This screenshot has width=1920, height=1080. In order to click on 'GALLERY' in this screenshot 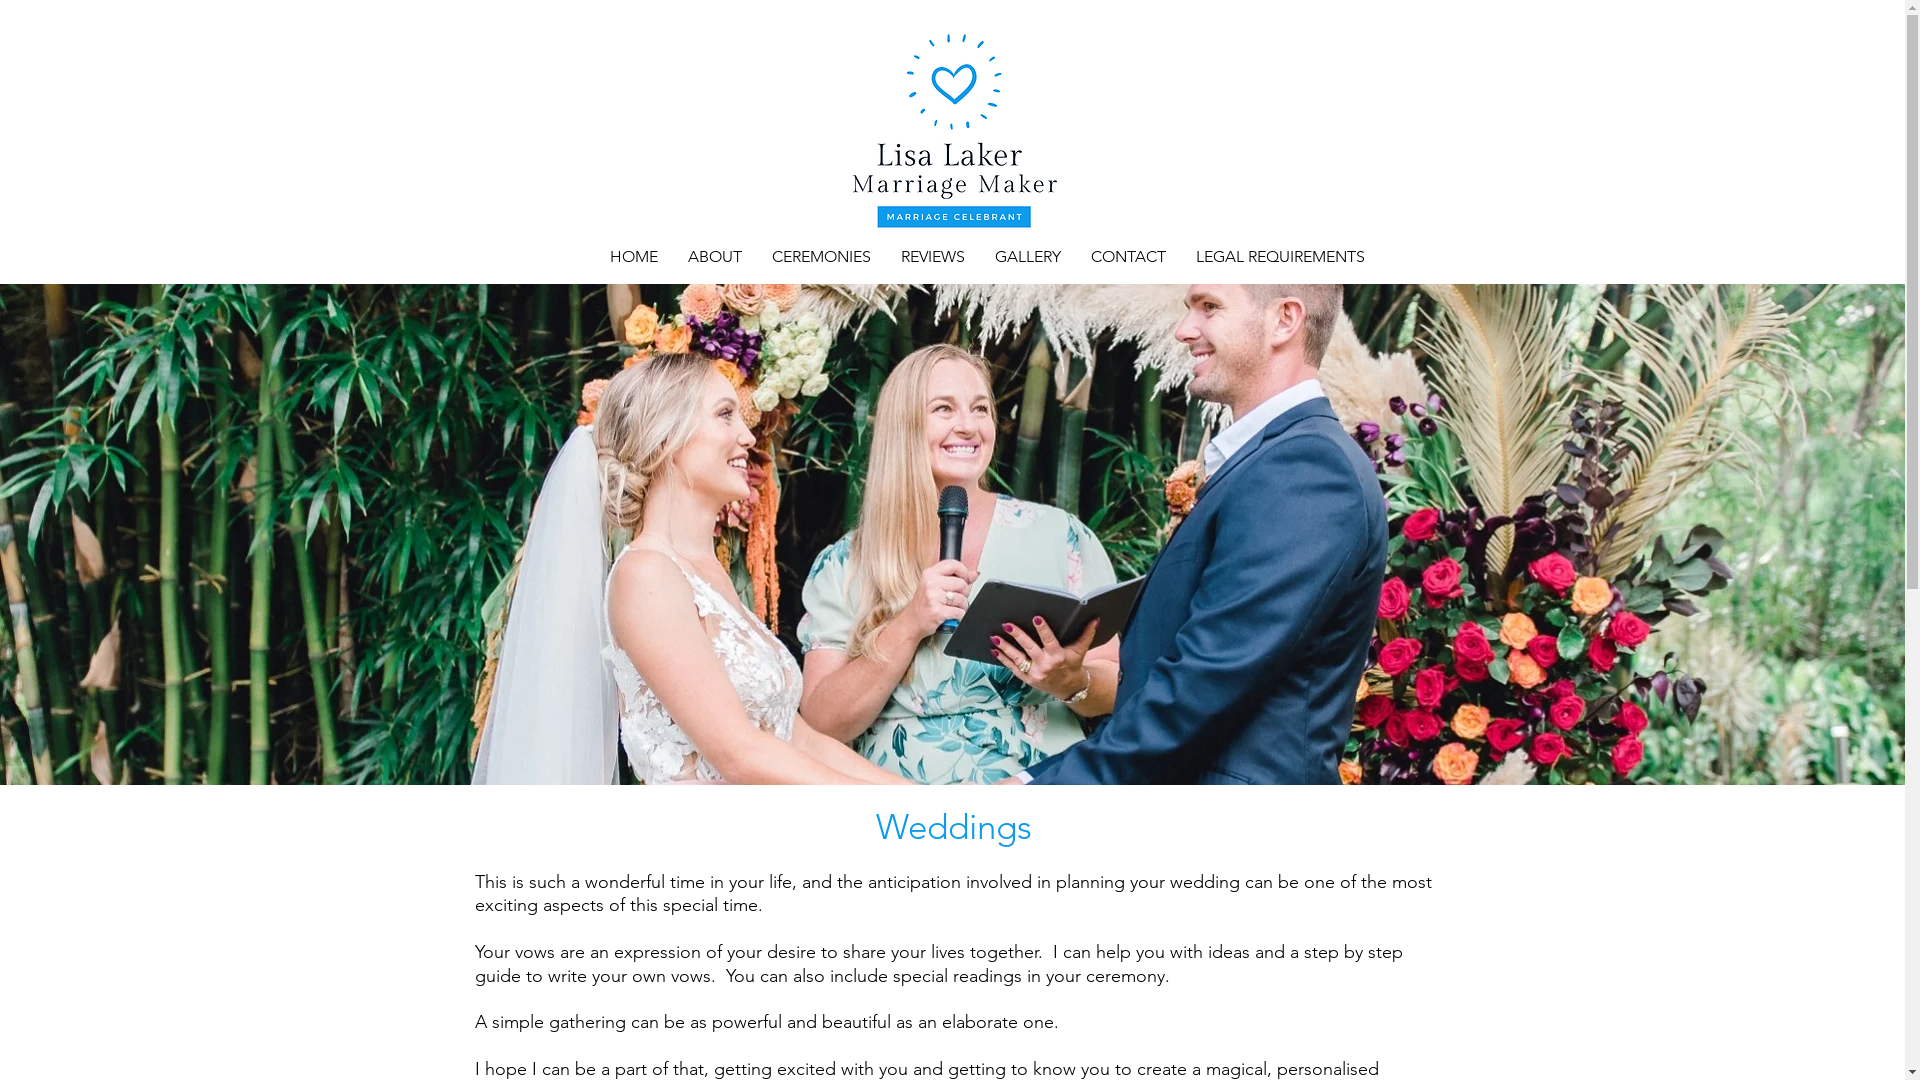, I will do `click(979, 256)`.